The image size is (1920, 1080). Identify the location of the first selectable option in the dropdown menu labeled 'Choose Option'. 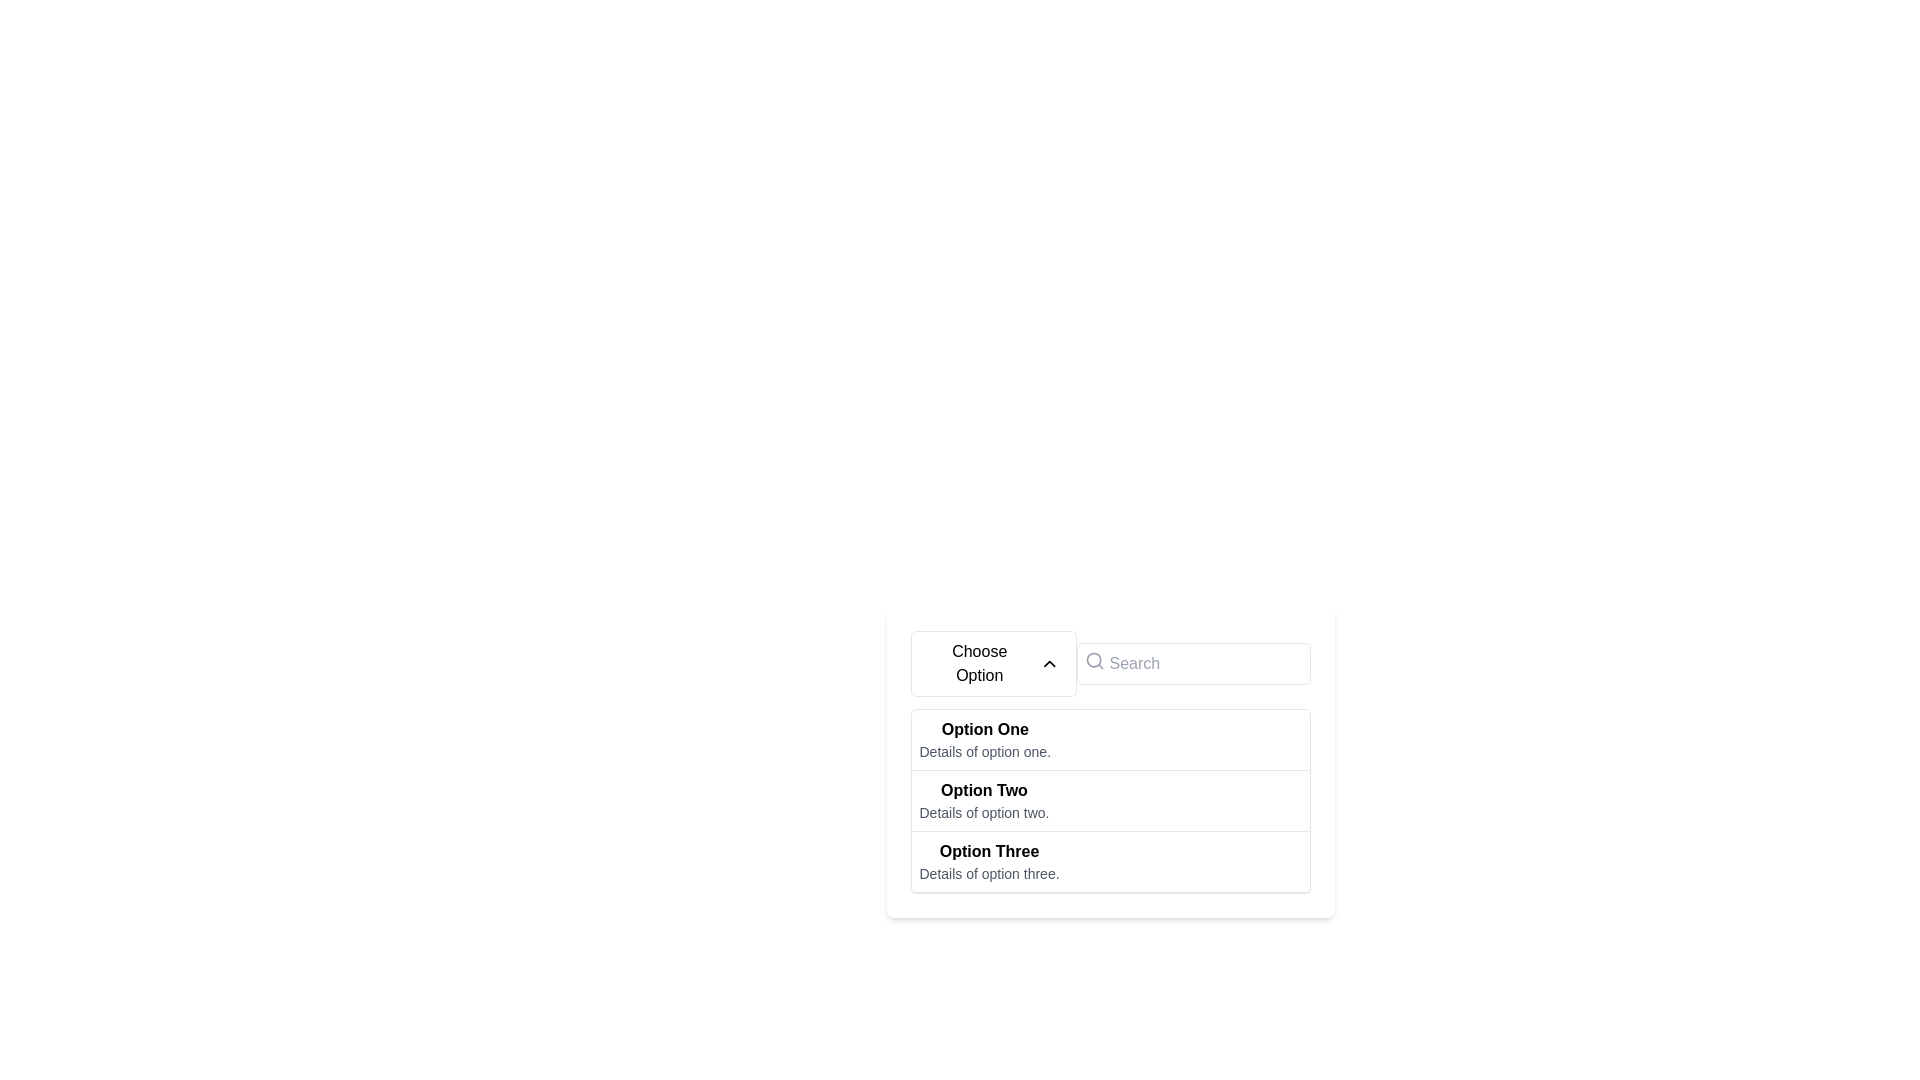
(985, 740).